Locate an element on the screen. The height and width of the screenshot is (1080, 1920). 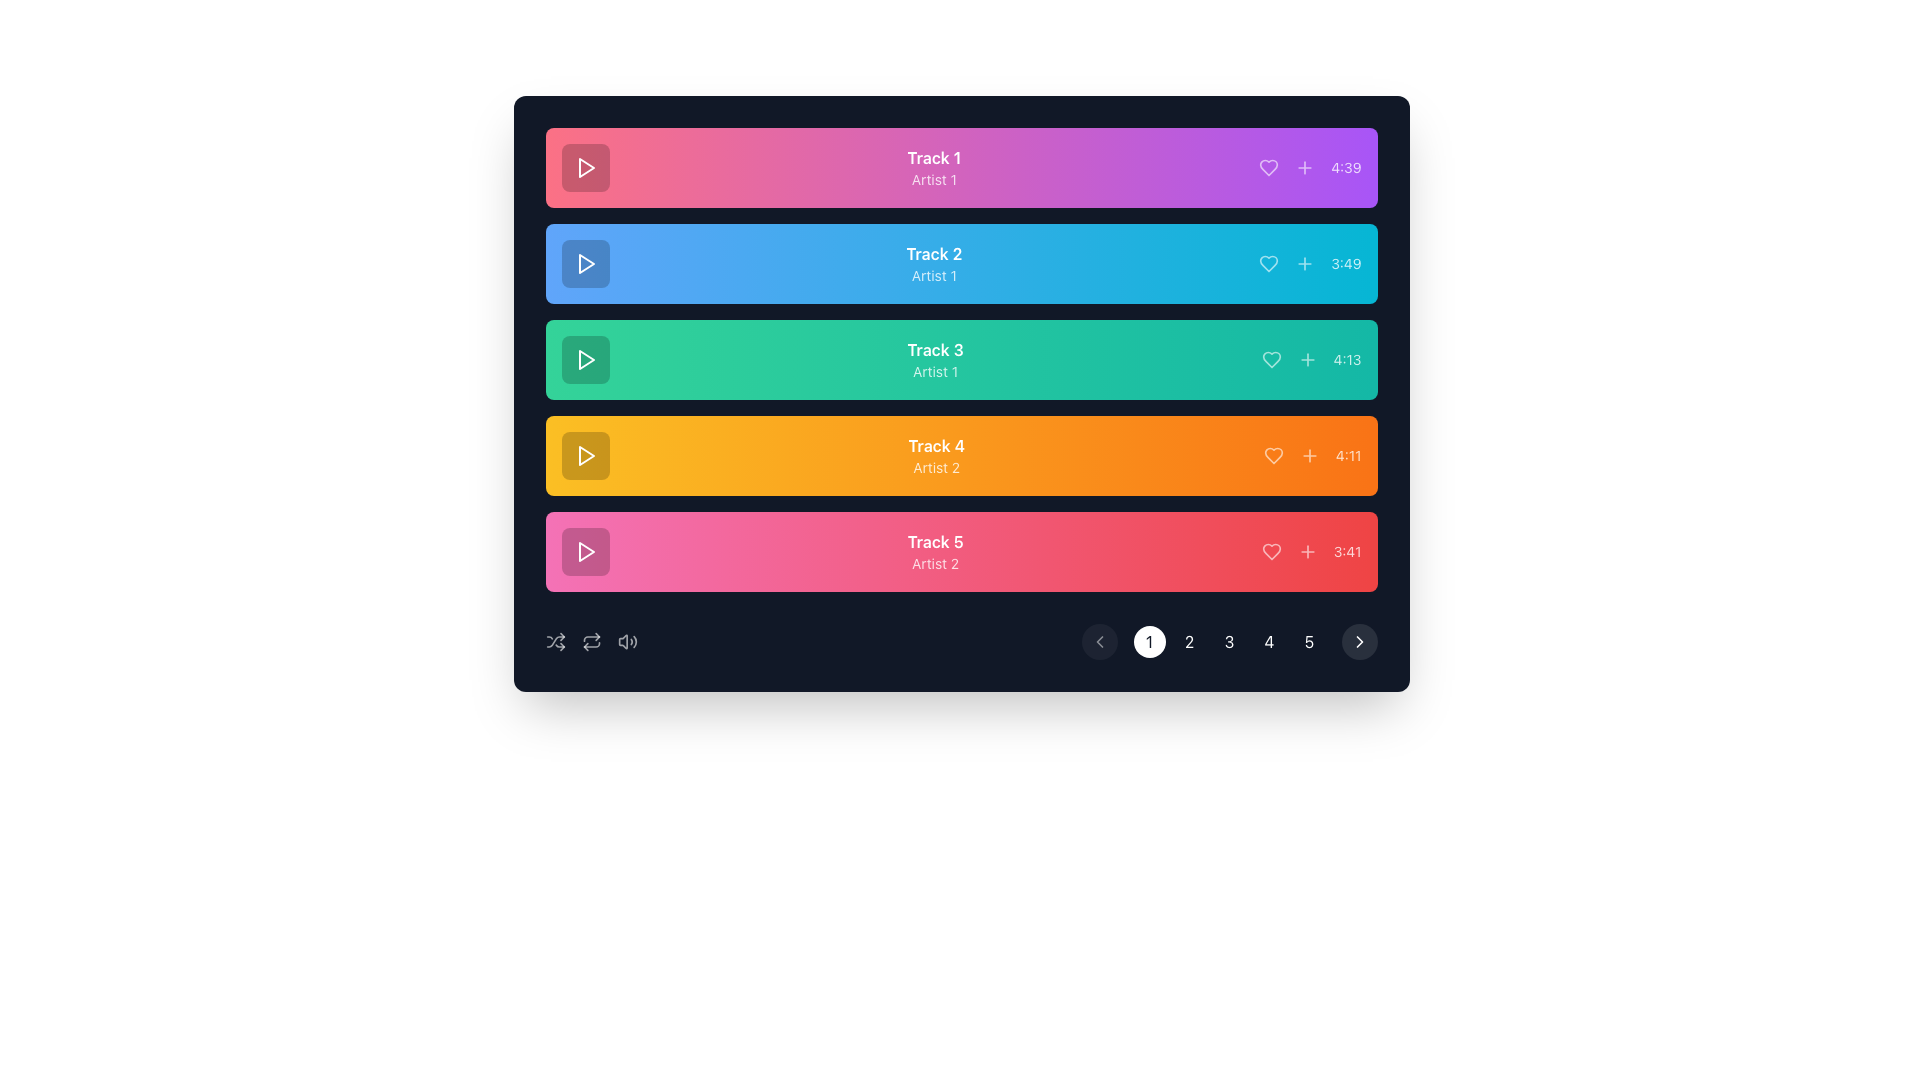
the List Item labeled 'Track 5' with a pink to red gradient background is located at coordinates (961, 551).